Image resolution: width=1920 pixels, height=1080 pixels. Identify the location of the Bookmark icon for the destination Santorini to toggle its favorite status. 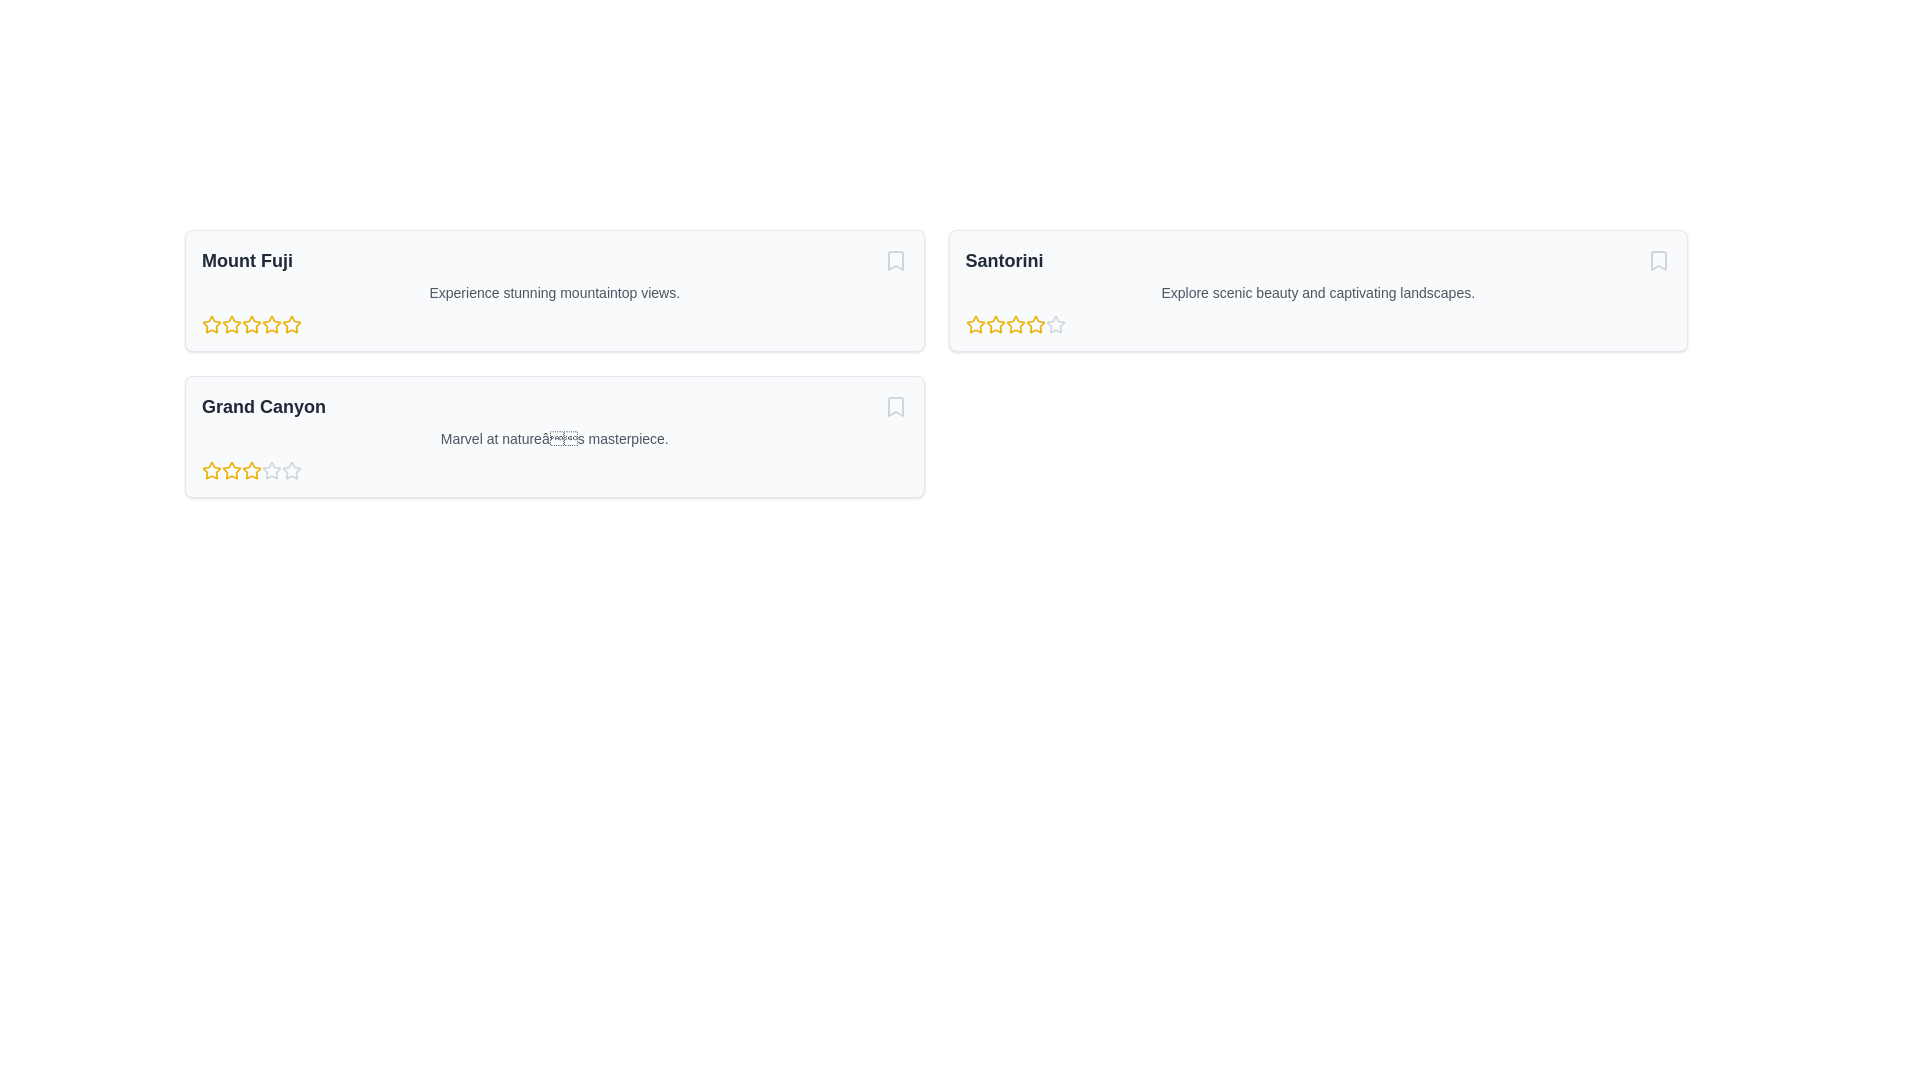
(1659, 260).